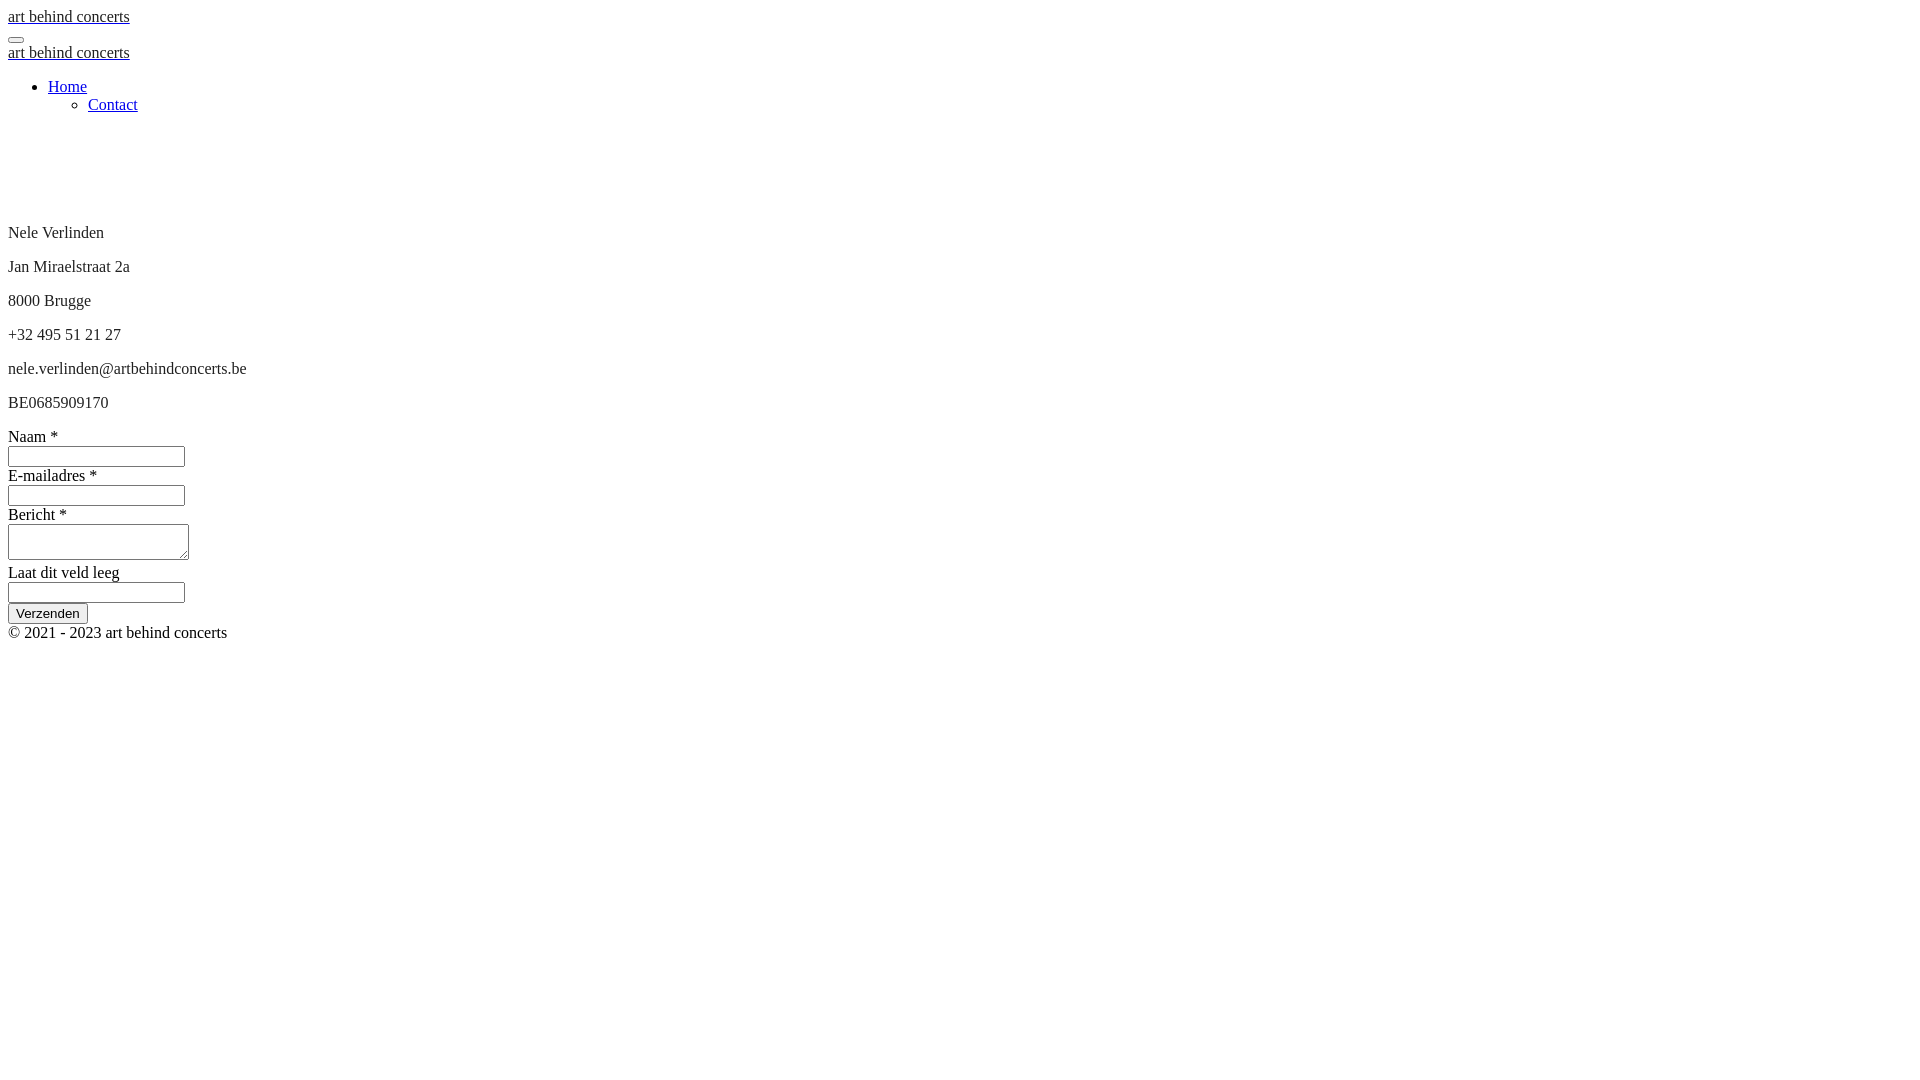 The image size is (1920, 1080). I want to click on 'Home', so click(67, 85).